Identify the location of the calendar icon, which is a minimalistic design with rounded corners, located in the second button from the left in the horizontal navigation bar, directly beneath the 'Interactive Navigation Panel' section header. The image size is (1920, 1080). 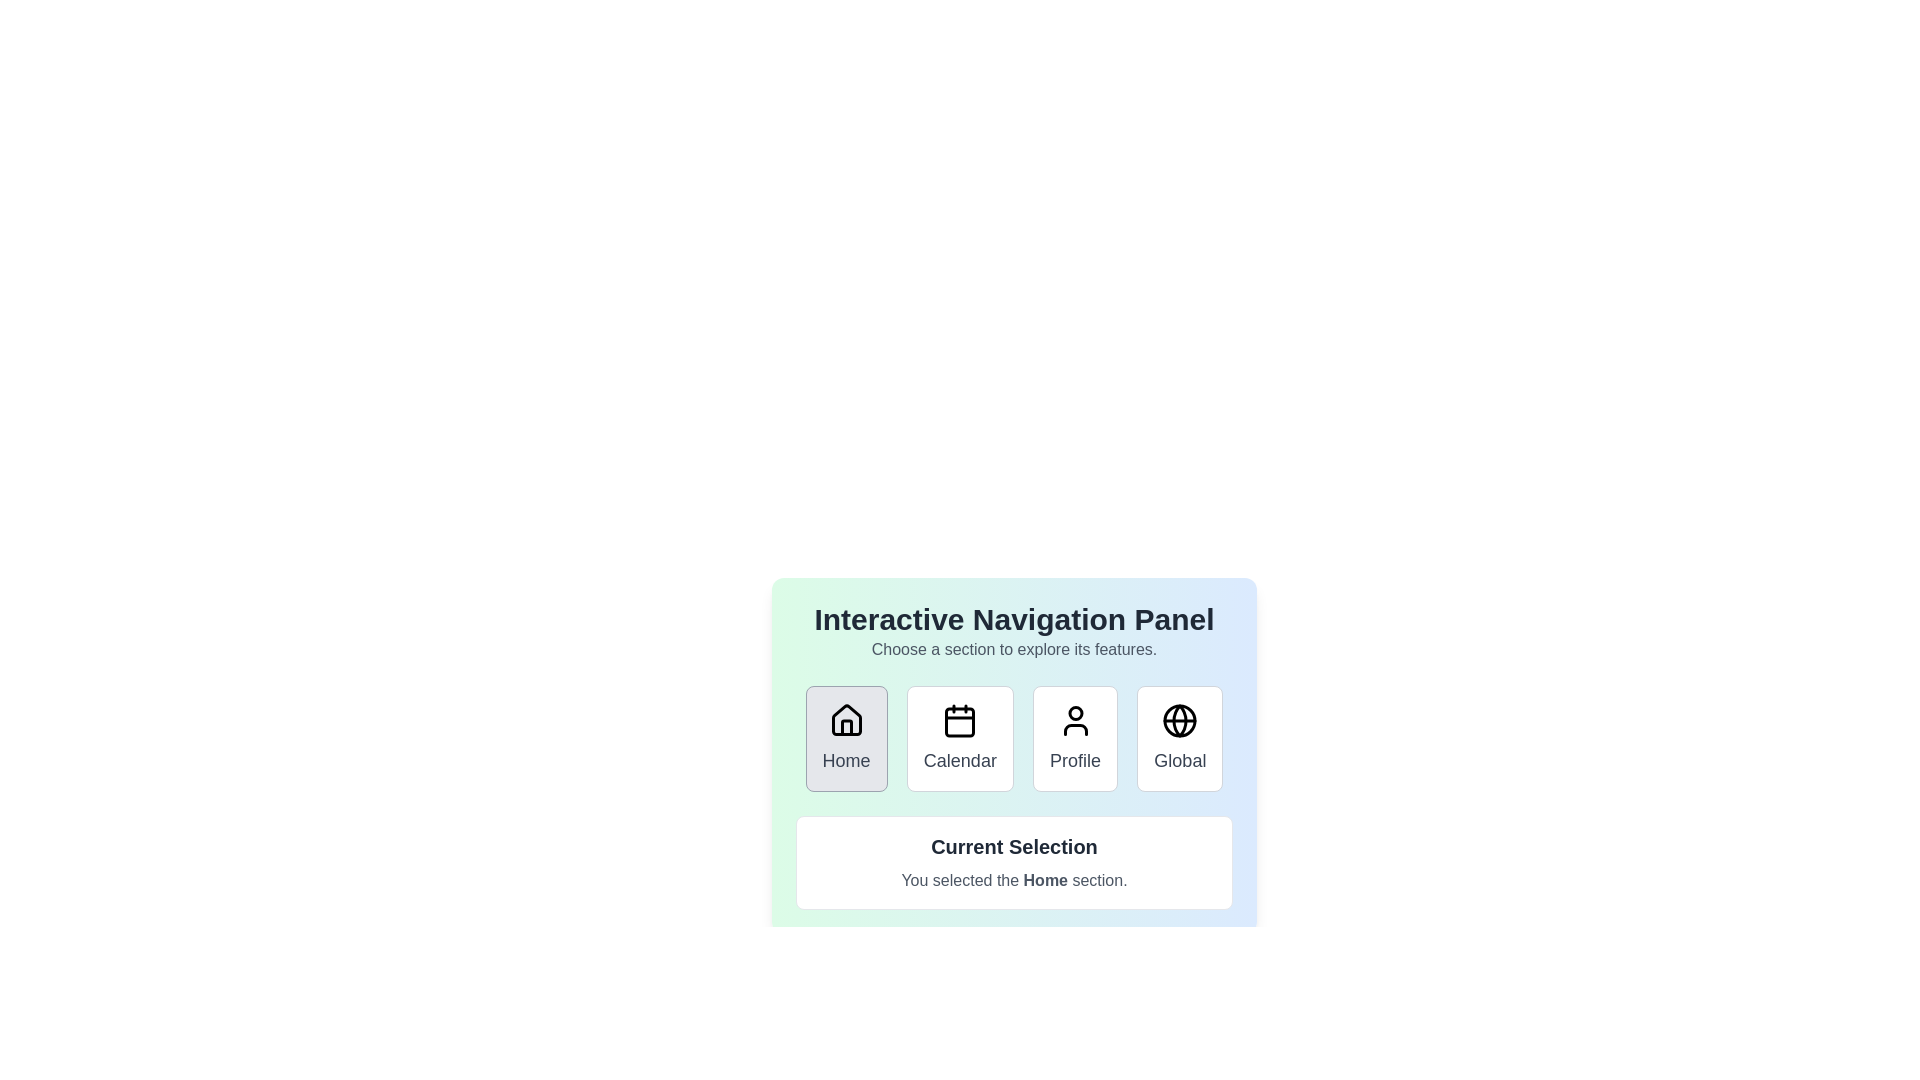
(960, 721).